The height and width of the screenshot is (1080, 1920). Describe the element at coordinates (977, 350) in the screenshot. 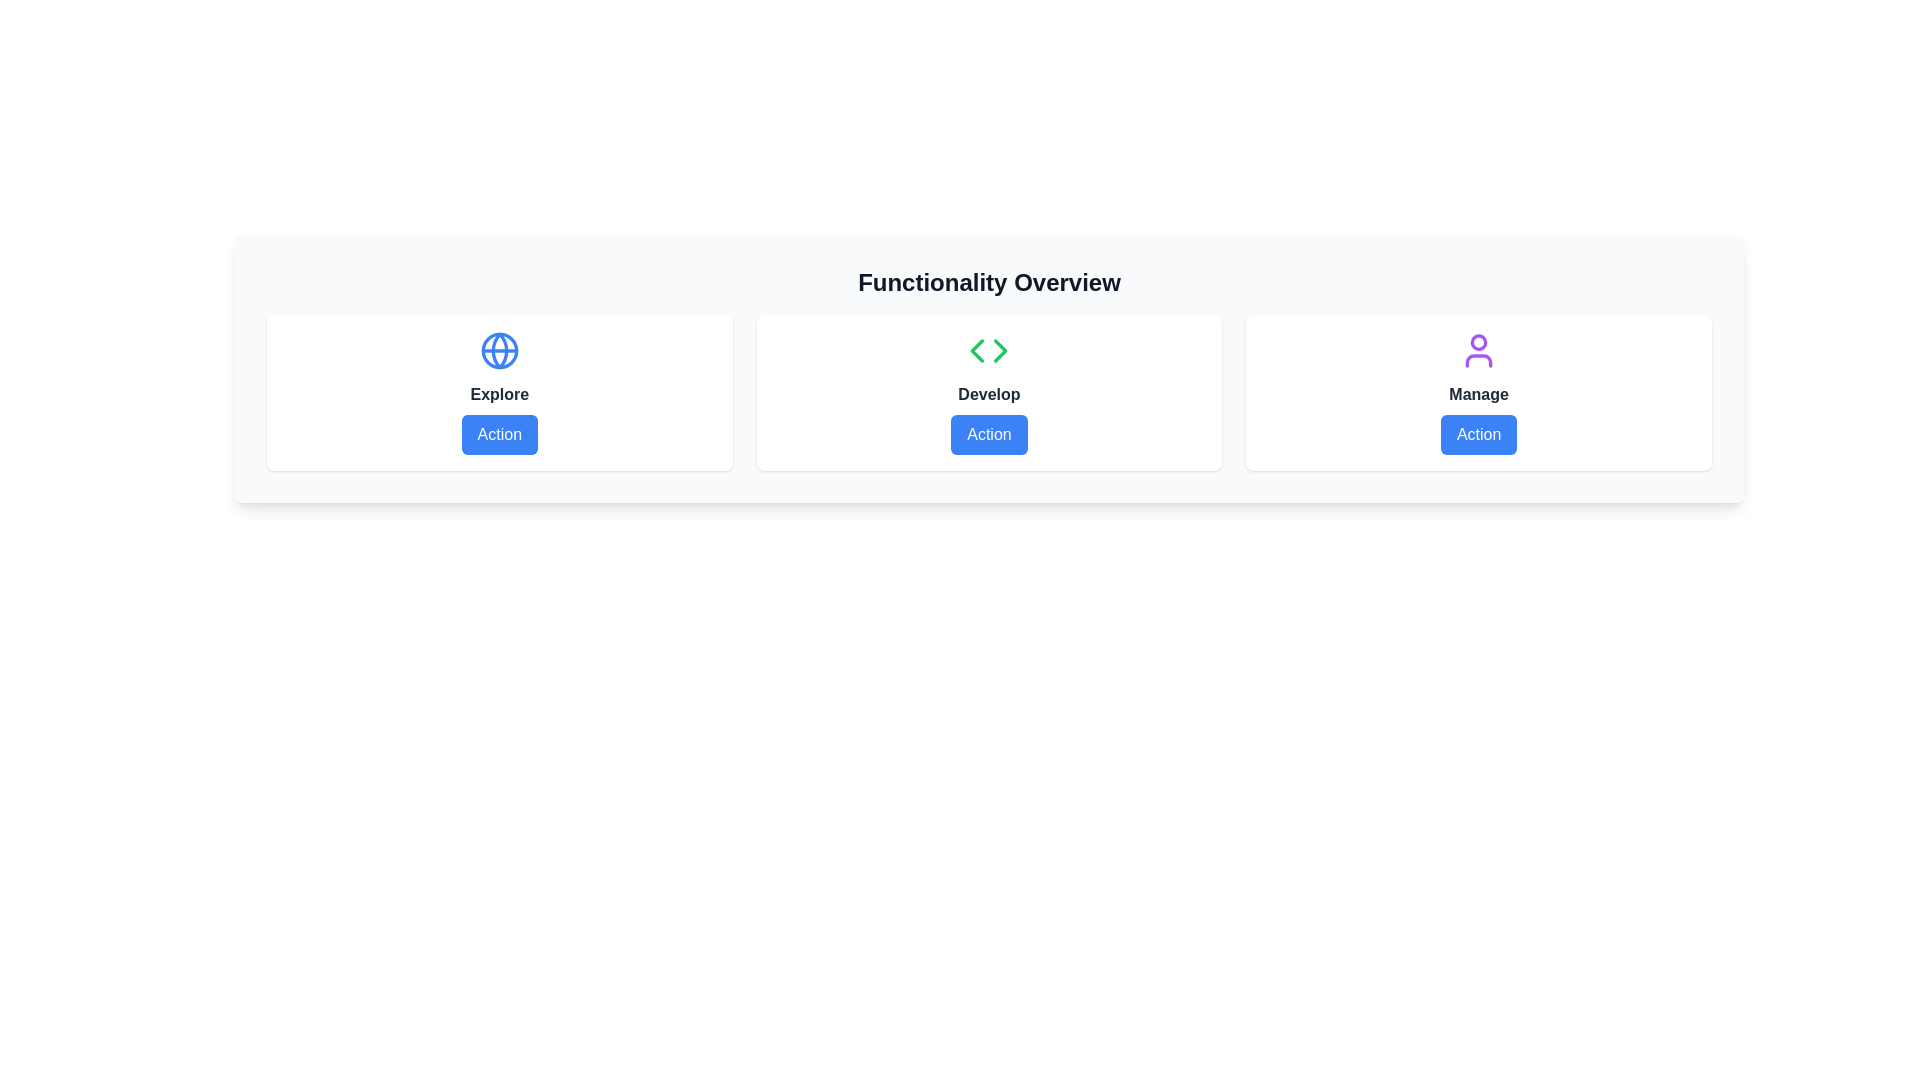

I see `the small left-pointing green arrow icon in the middle pane titled 'Develop', which is positioned slightly left of the right arrow` at that location.